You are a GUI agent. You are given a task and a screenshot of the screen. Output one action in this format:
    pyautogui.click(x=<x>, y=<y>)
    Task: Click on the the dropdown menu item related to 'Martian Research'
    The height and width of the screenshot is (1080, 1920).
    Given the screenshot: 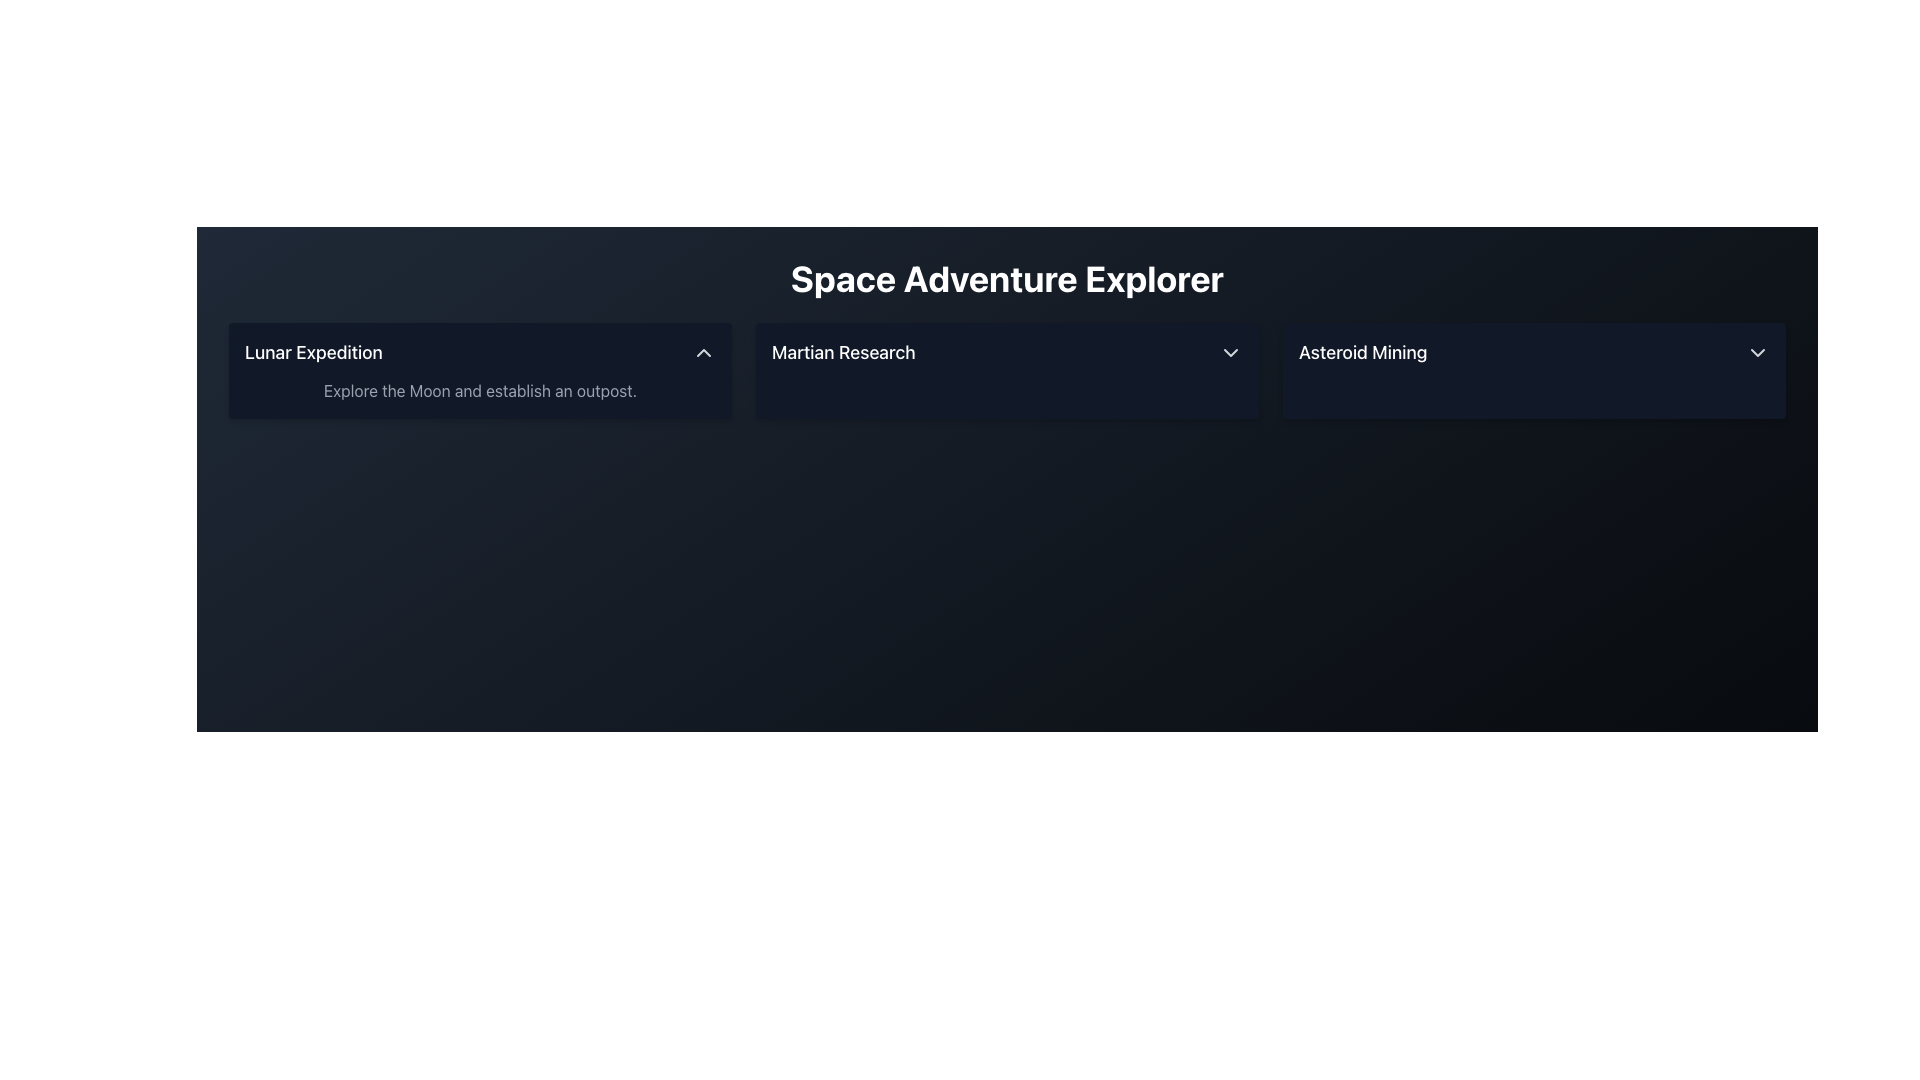 What is the action you would take?
    pyautogui.click(x=1007, y=352)
    